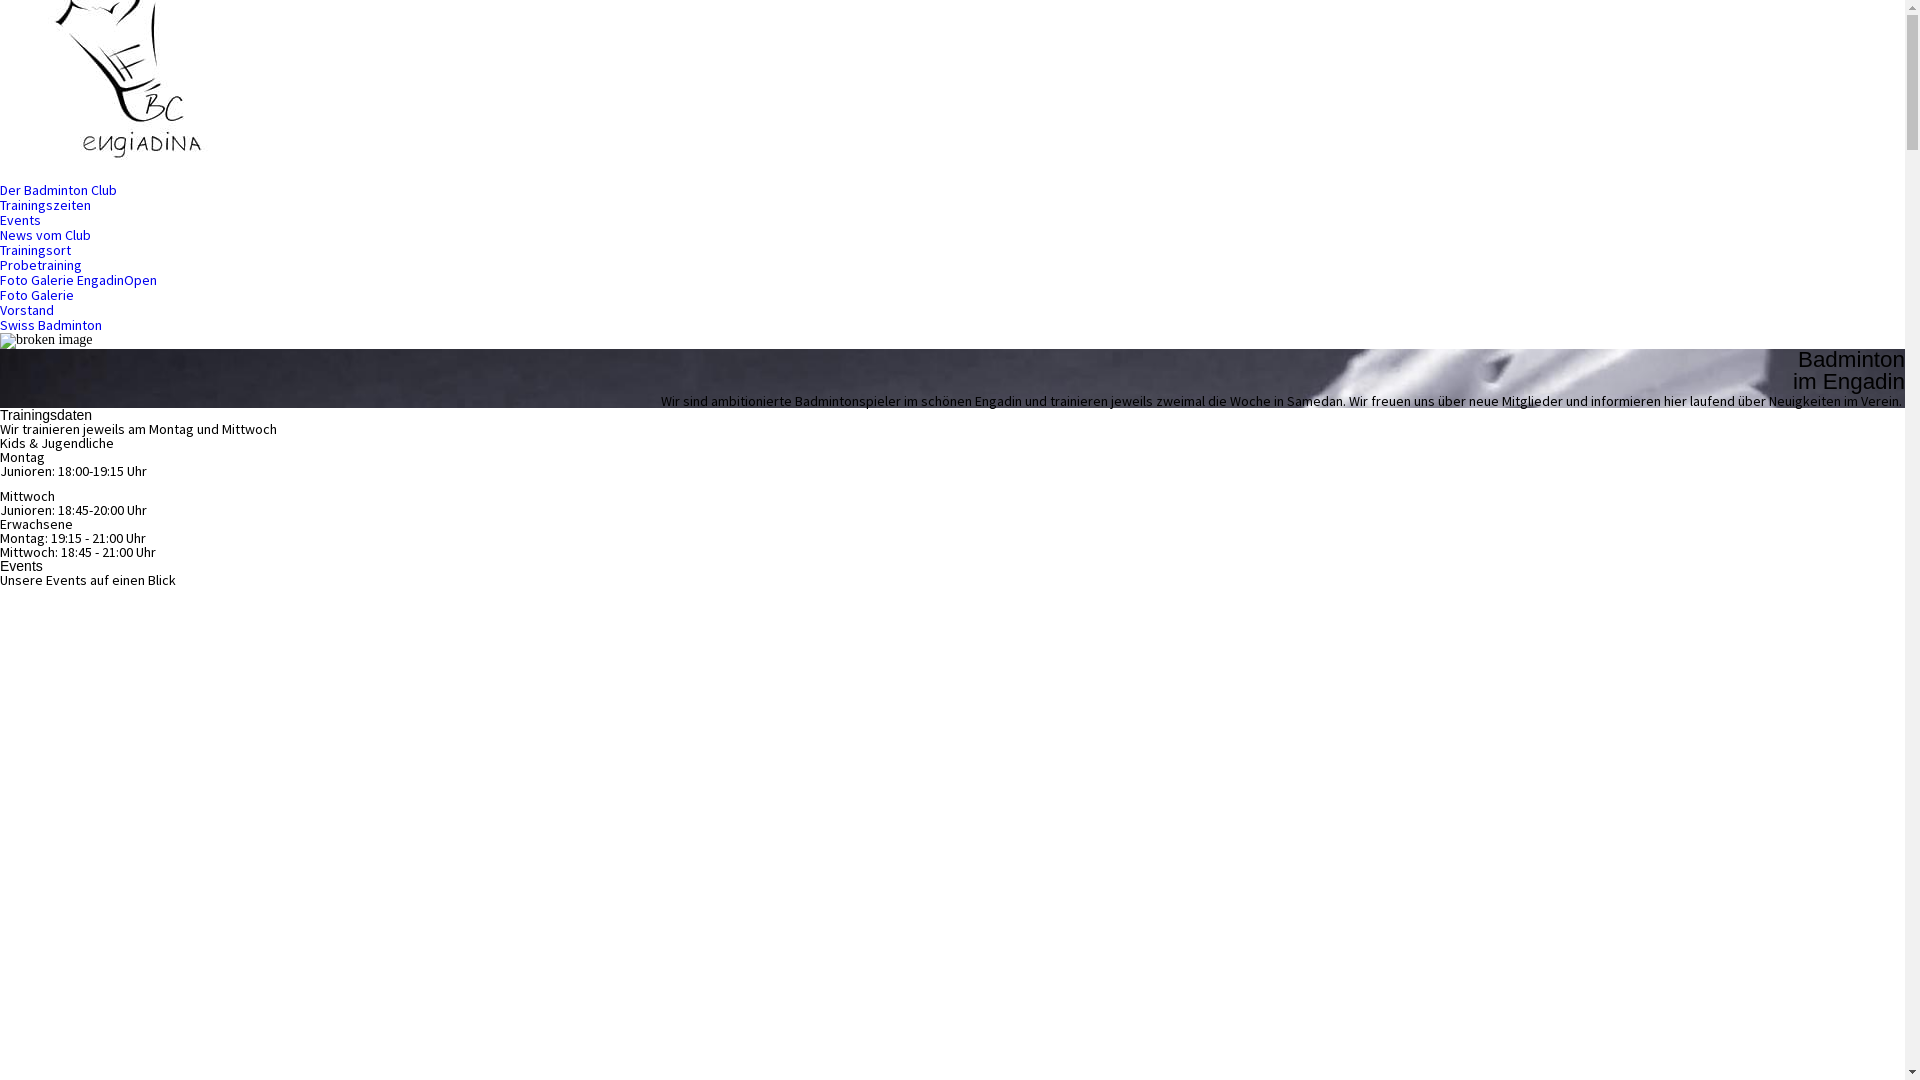 The width and height of the screenshot is (1920, 1080). I want to click on 'Probetraining', so click(41, 264).